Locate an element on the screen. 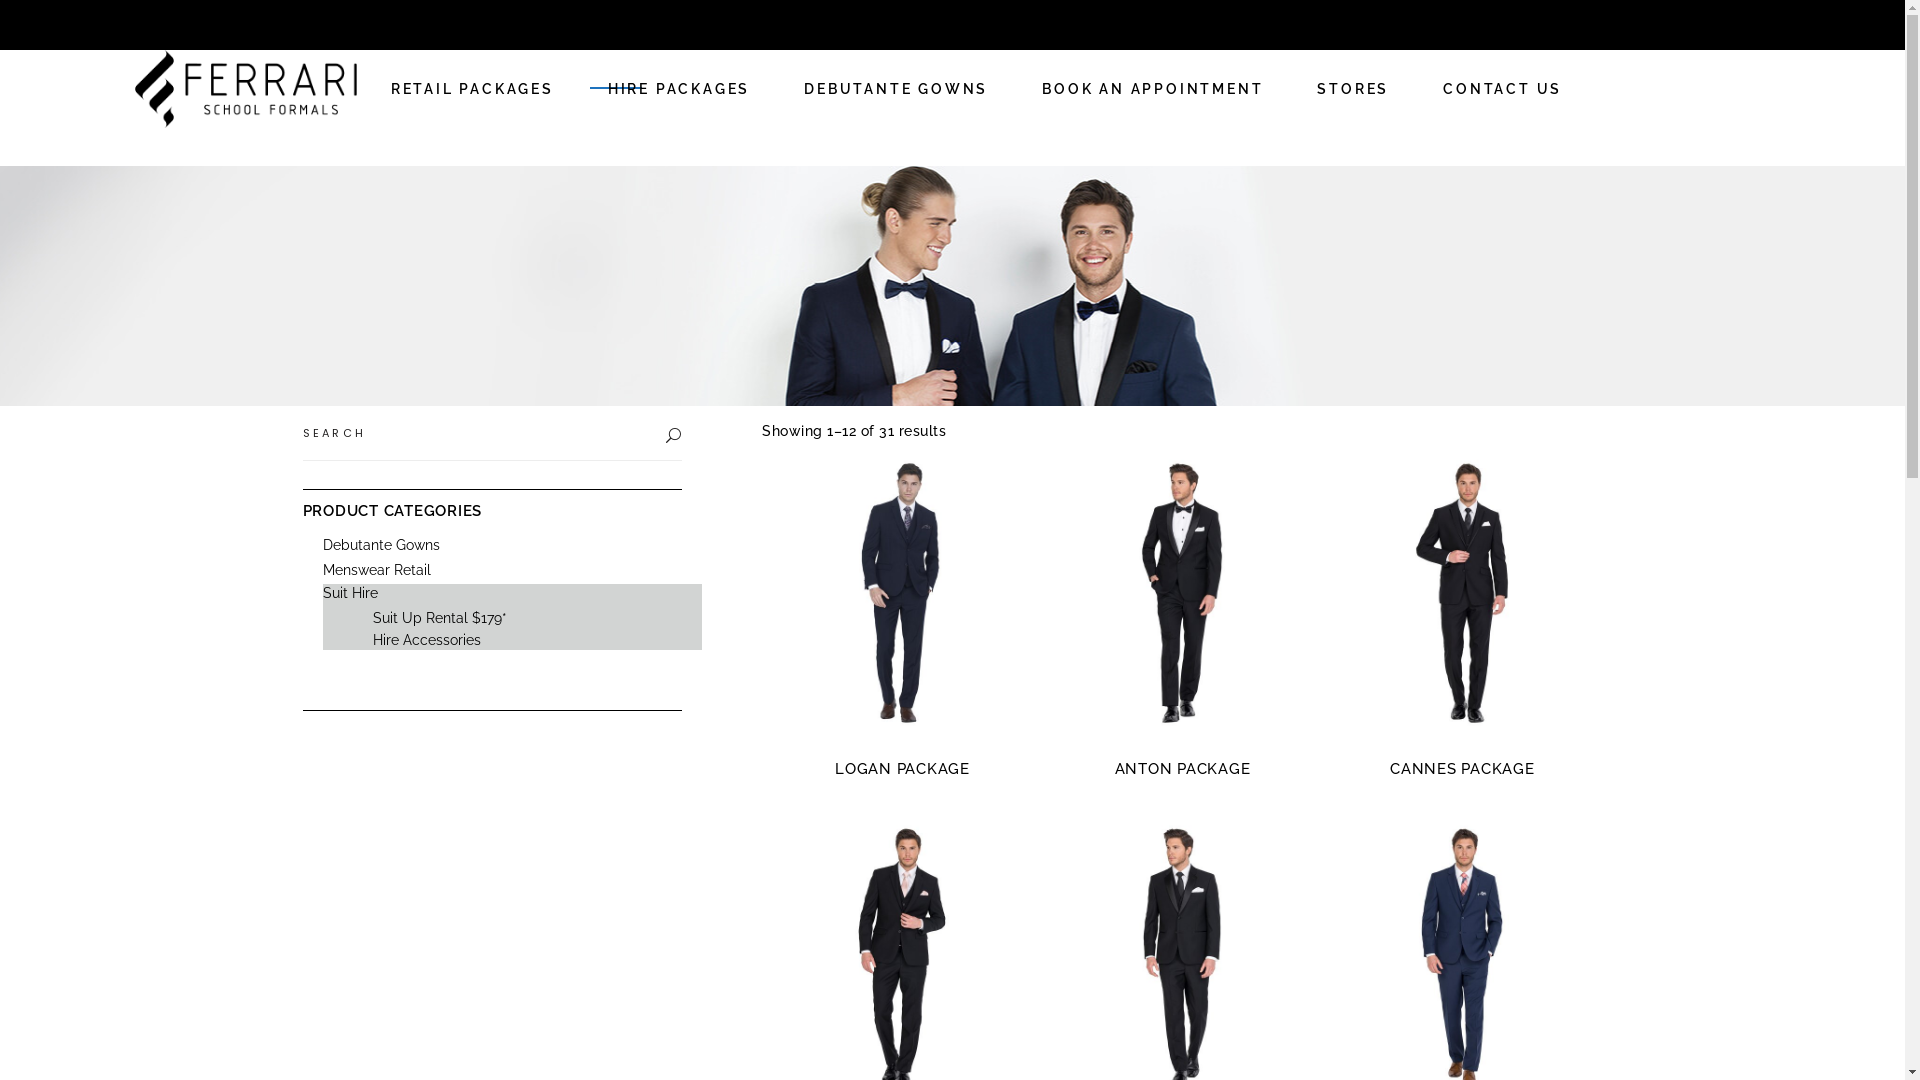 This screenshot has height=1080, width=1920. 'Search for:' is located at coordinates (478, 431).